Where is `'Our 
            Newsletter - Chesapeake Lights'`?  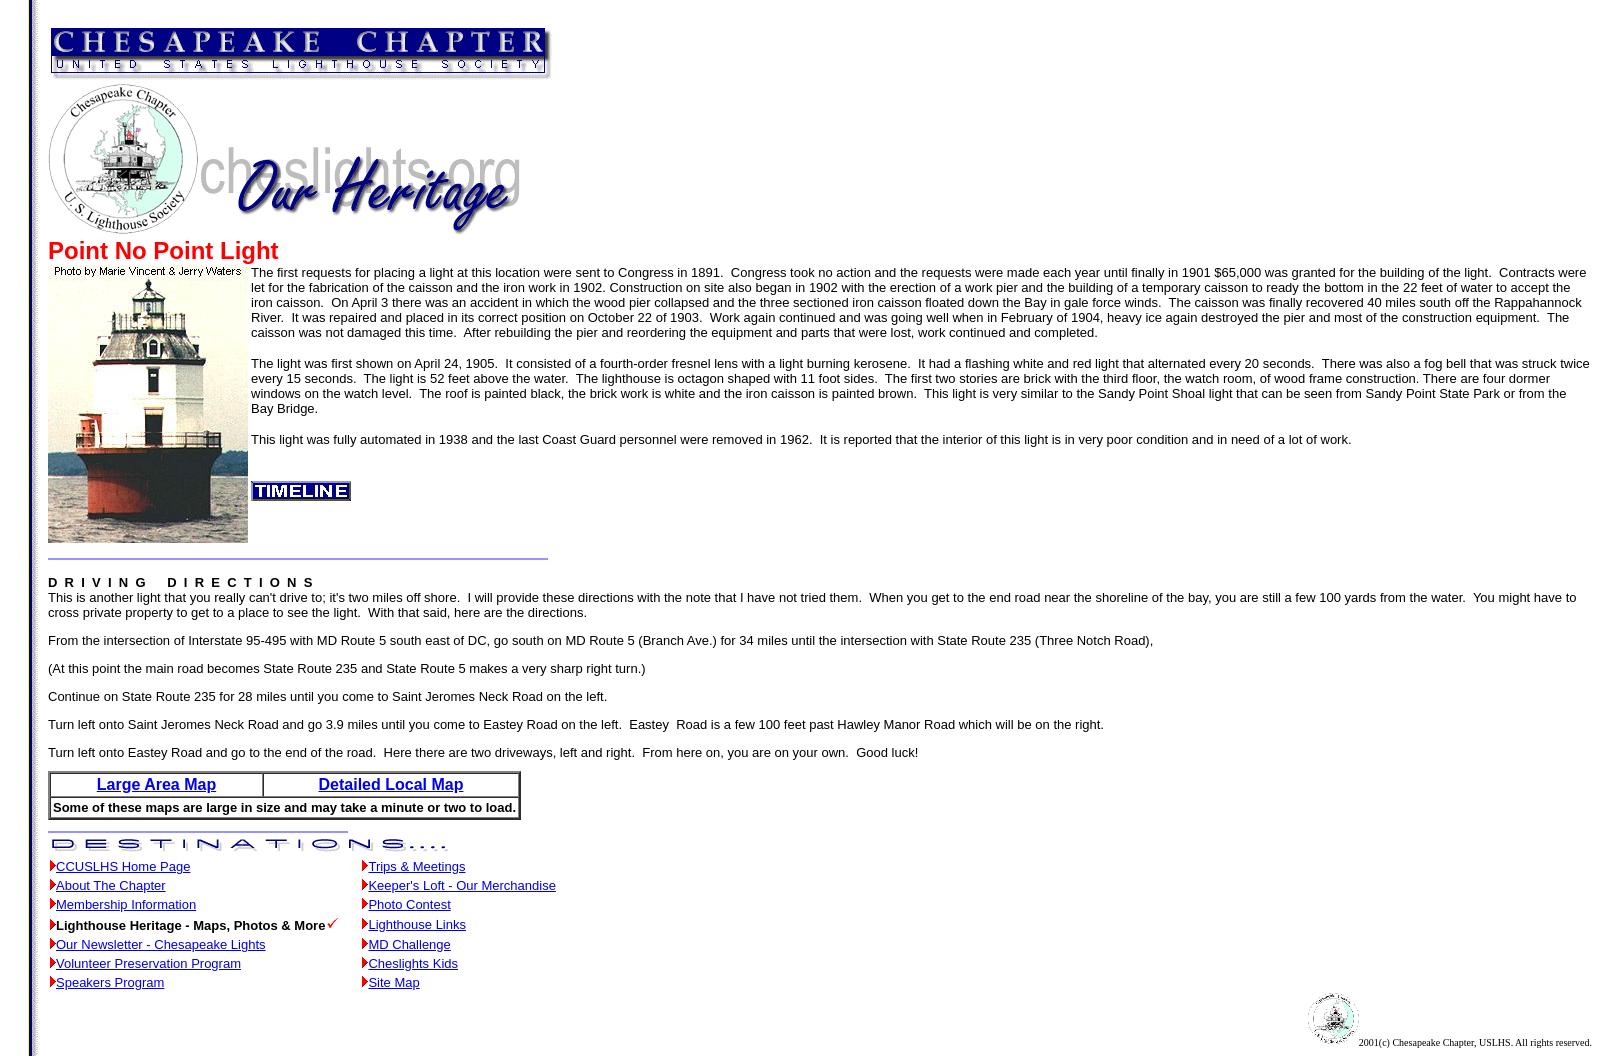 'Our 
            Newsletter - Chesapeake Lights' is located at coordinates (159, 944).